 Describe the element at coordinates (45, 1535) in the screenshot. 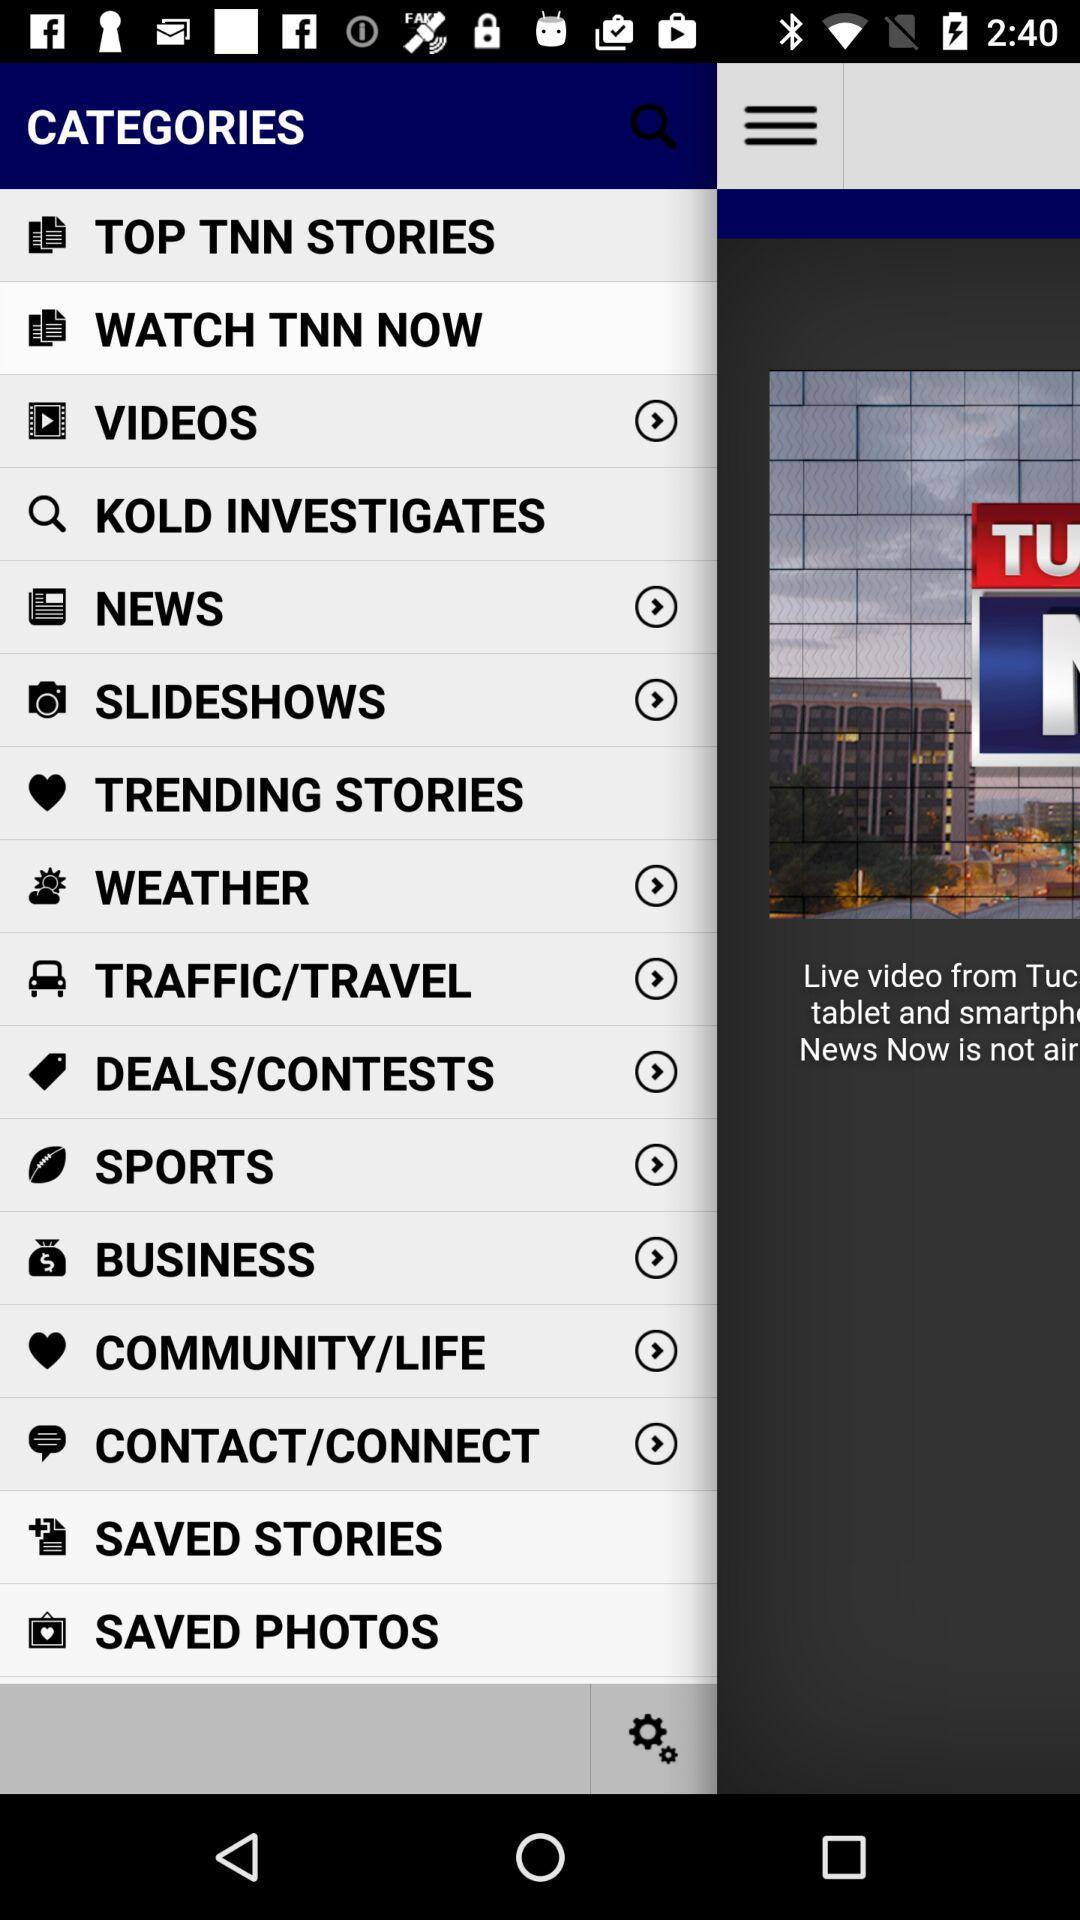

I see `the 2nd icon from the bottom of the list` at that location.